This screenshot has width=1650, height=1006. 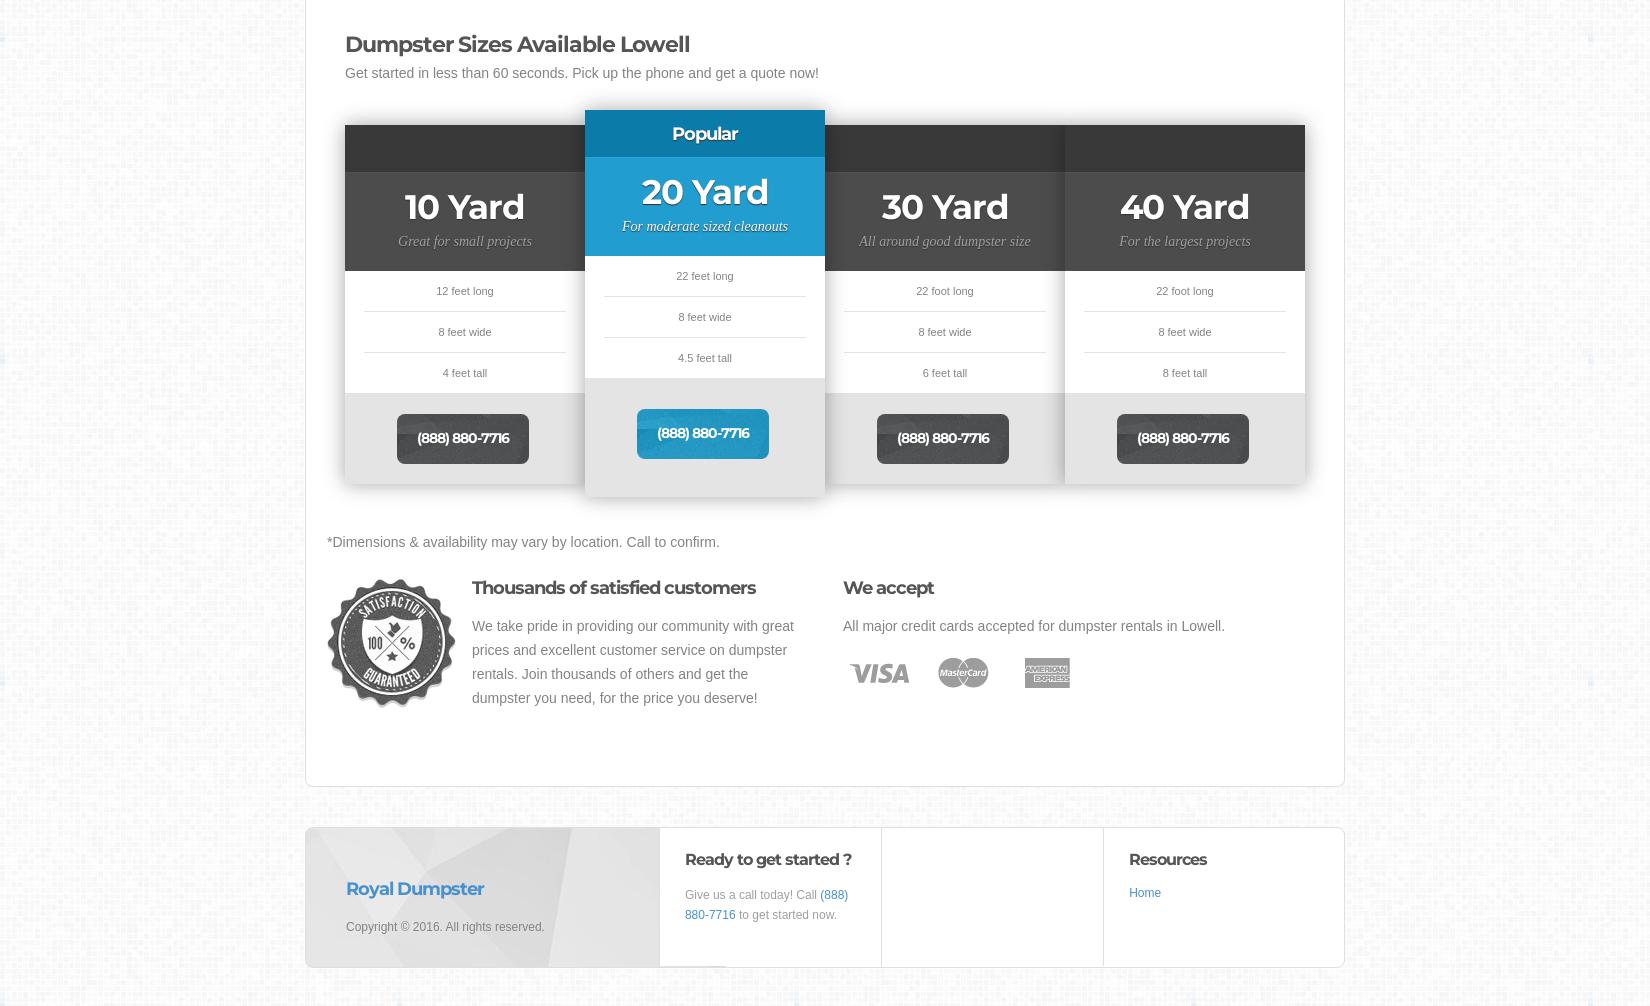 I want to click on 'Get started in less than 60 seconds. Pick up the phone and get a quote now!', so click(x=580, y=73).